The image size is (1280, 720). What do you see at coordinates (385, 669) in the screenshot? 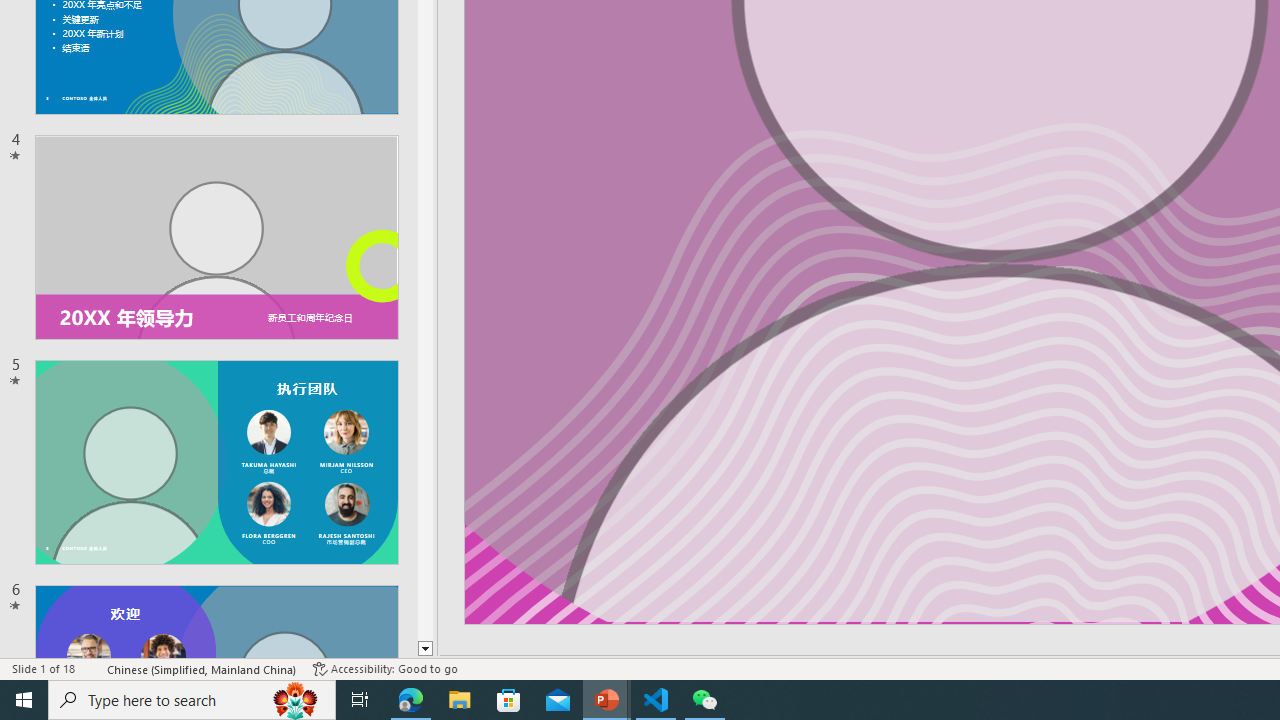
I see `'Accessibility Checker Accessibility: Good to go'` at bounding box center [385, 669].